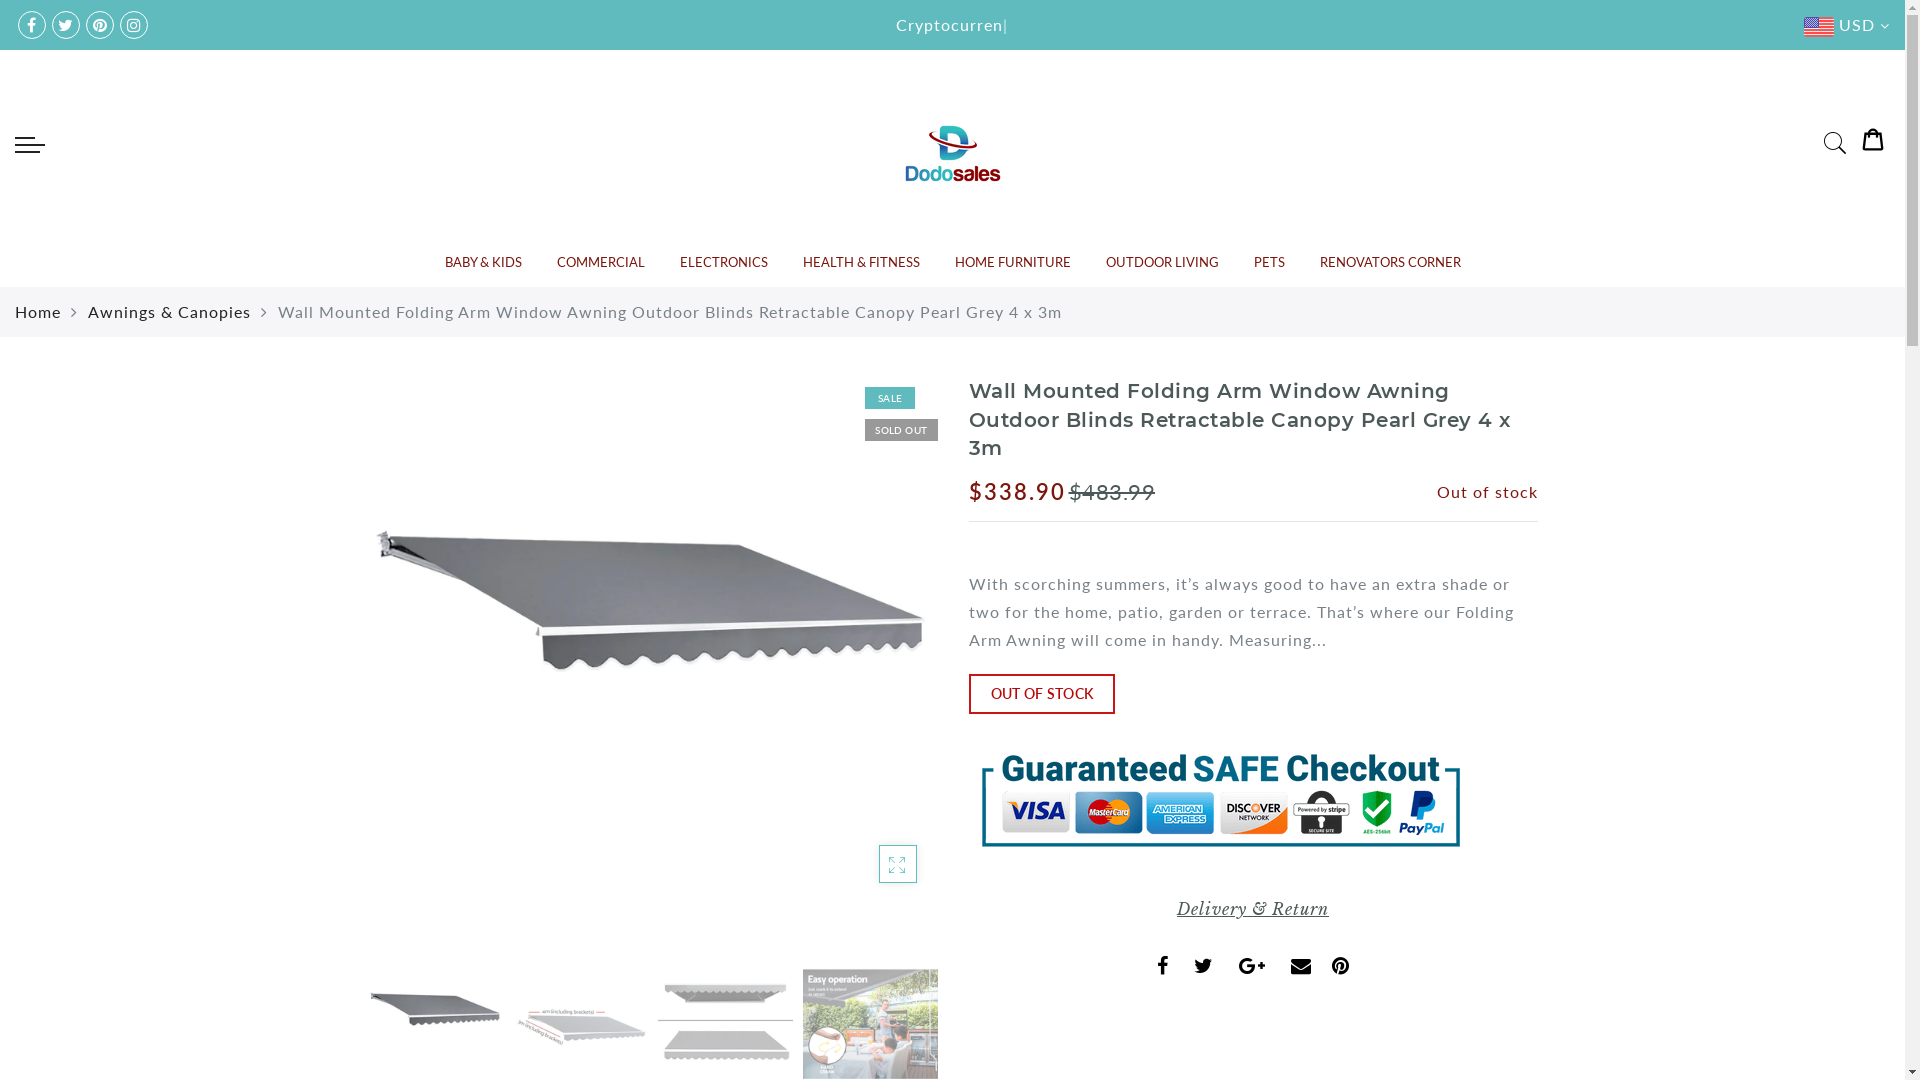 This screenshot has height=1080, width=1920. Describe the element at coordinates (860, 261) in the screenshot. I see `'HEALTH & FITNESS'` at that location.